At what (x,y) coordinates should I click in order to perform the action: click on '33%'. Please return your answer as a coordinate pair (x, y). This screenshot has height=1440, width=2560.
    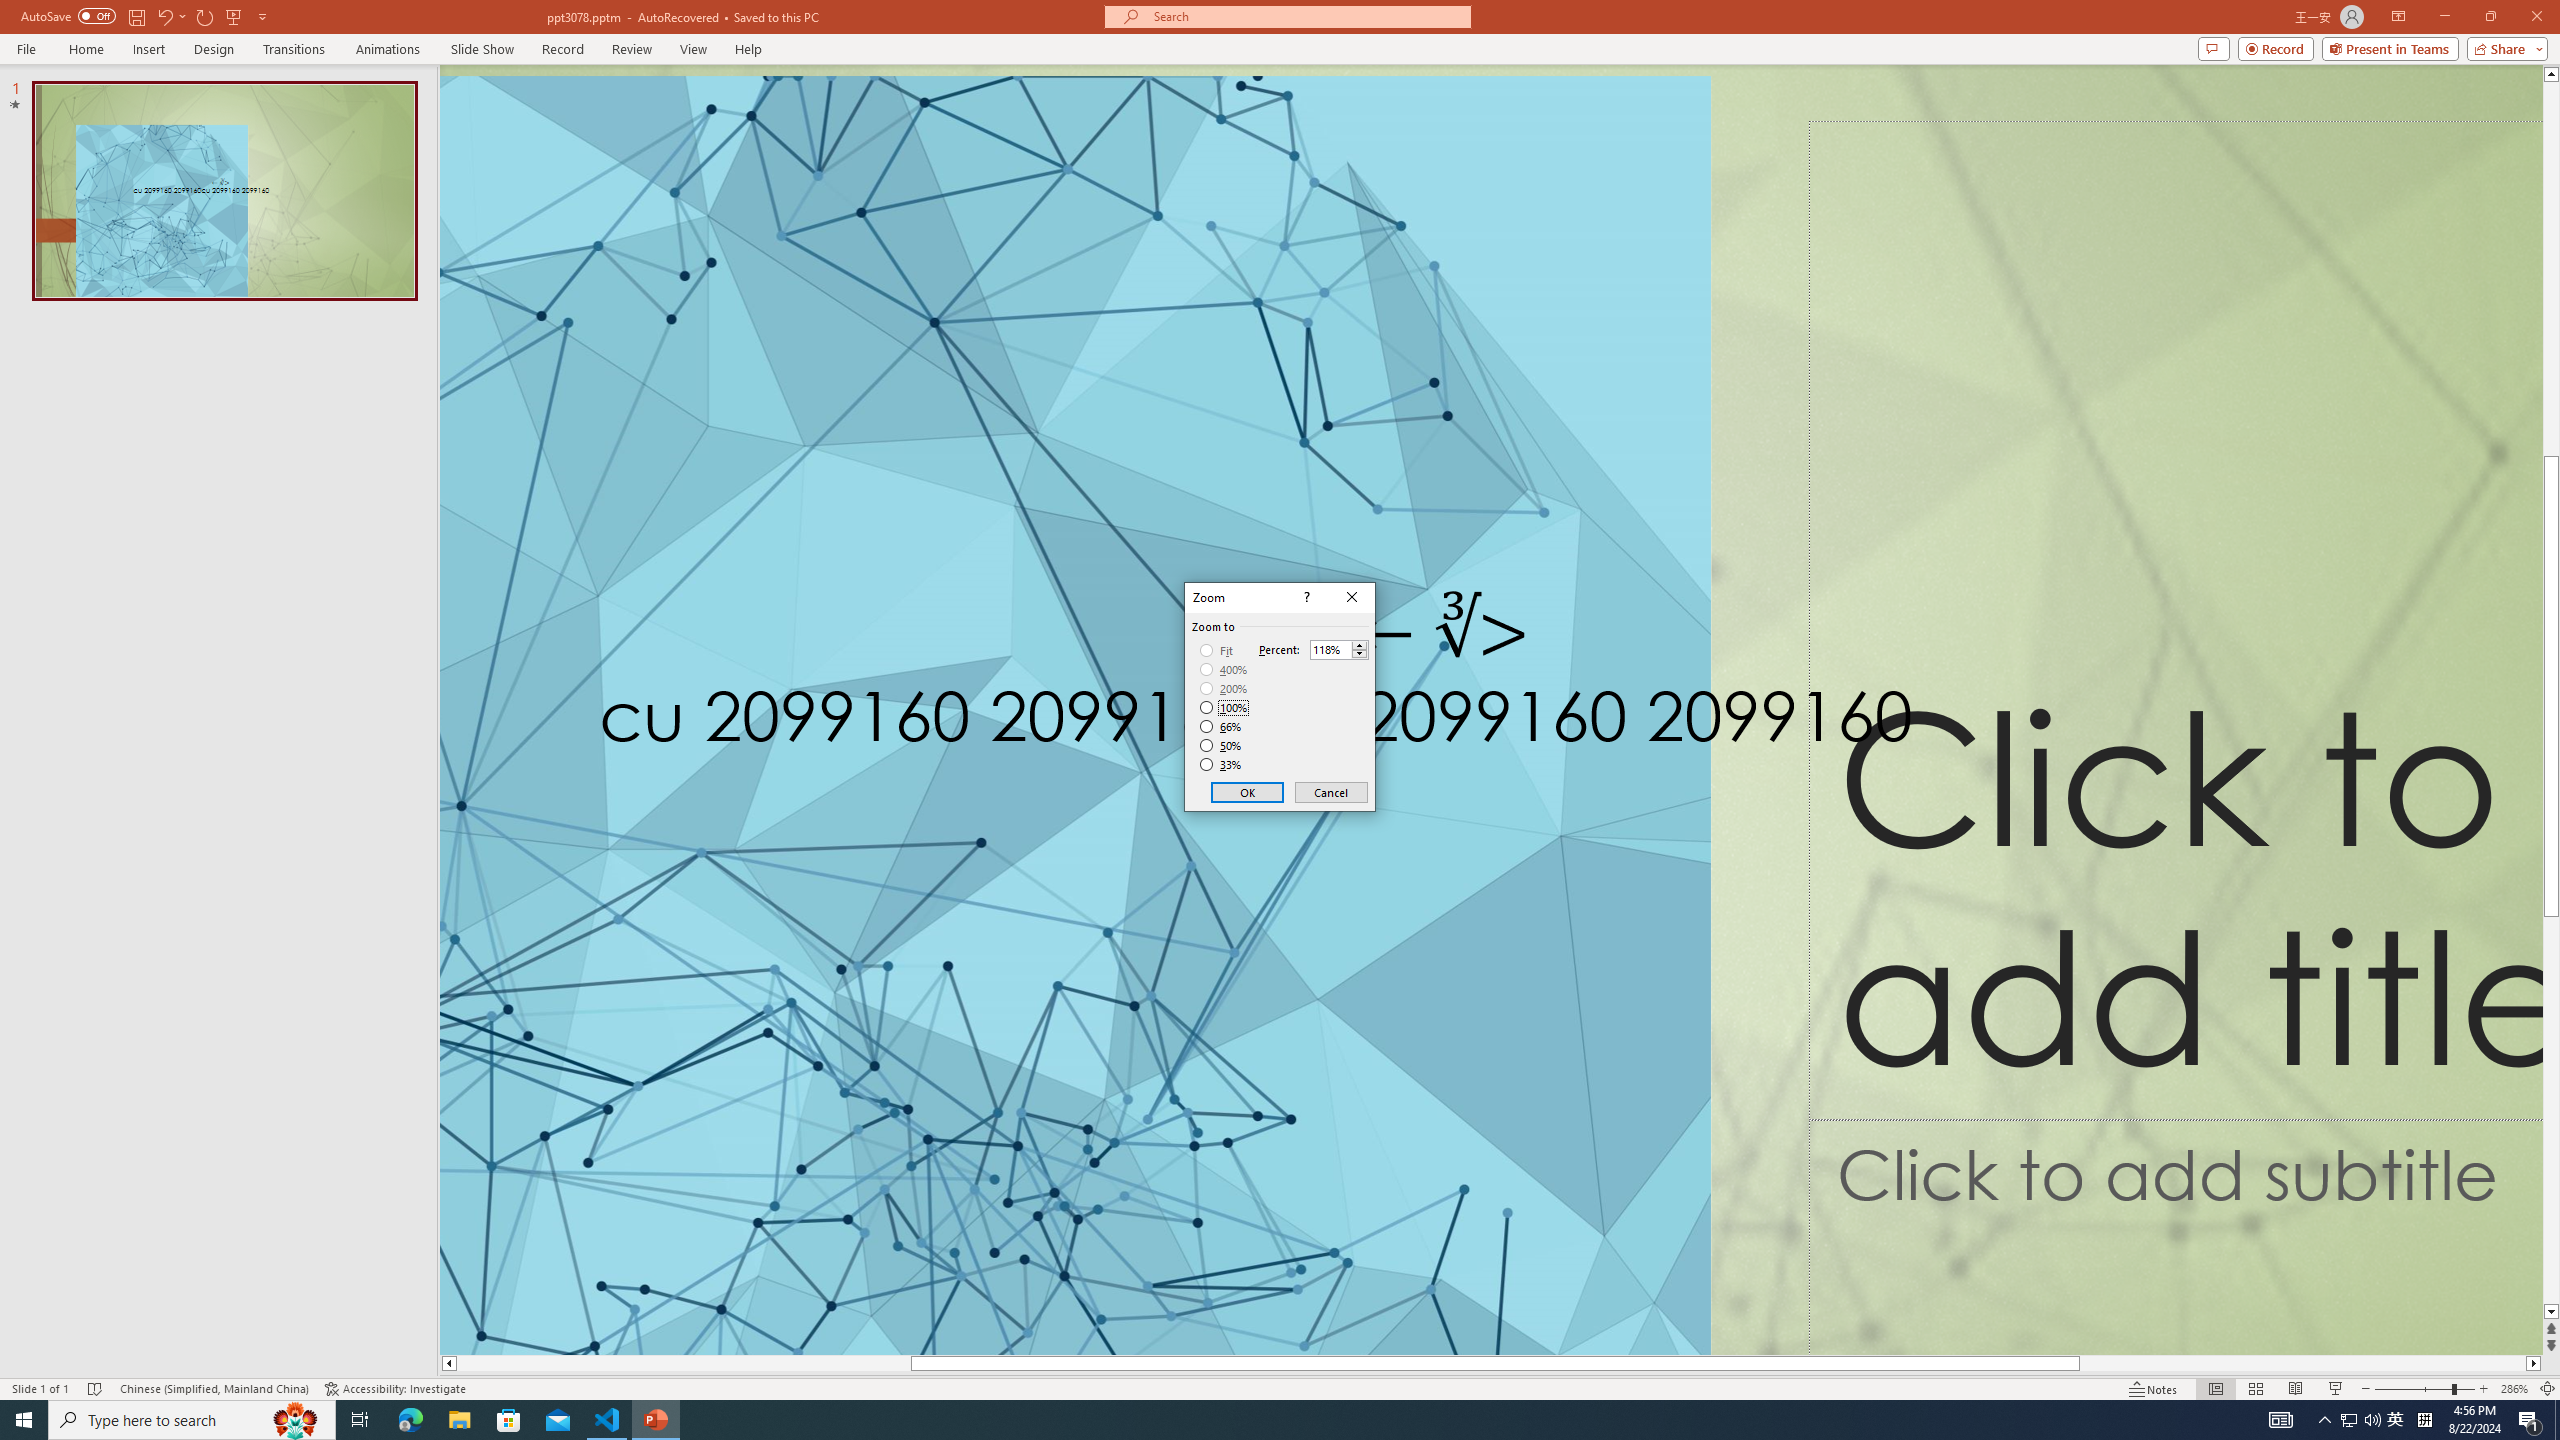
    Looking at the image, I should click on (1222, 765).